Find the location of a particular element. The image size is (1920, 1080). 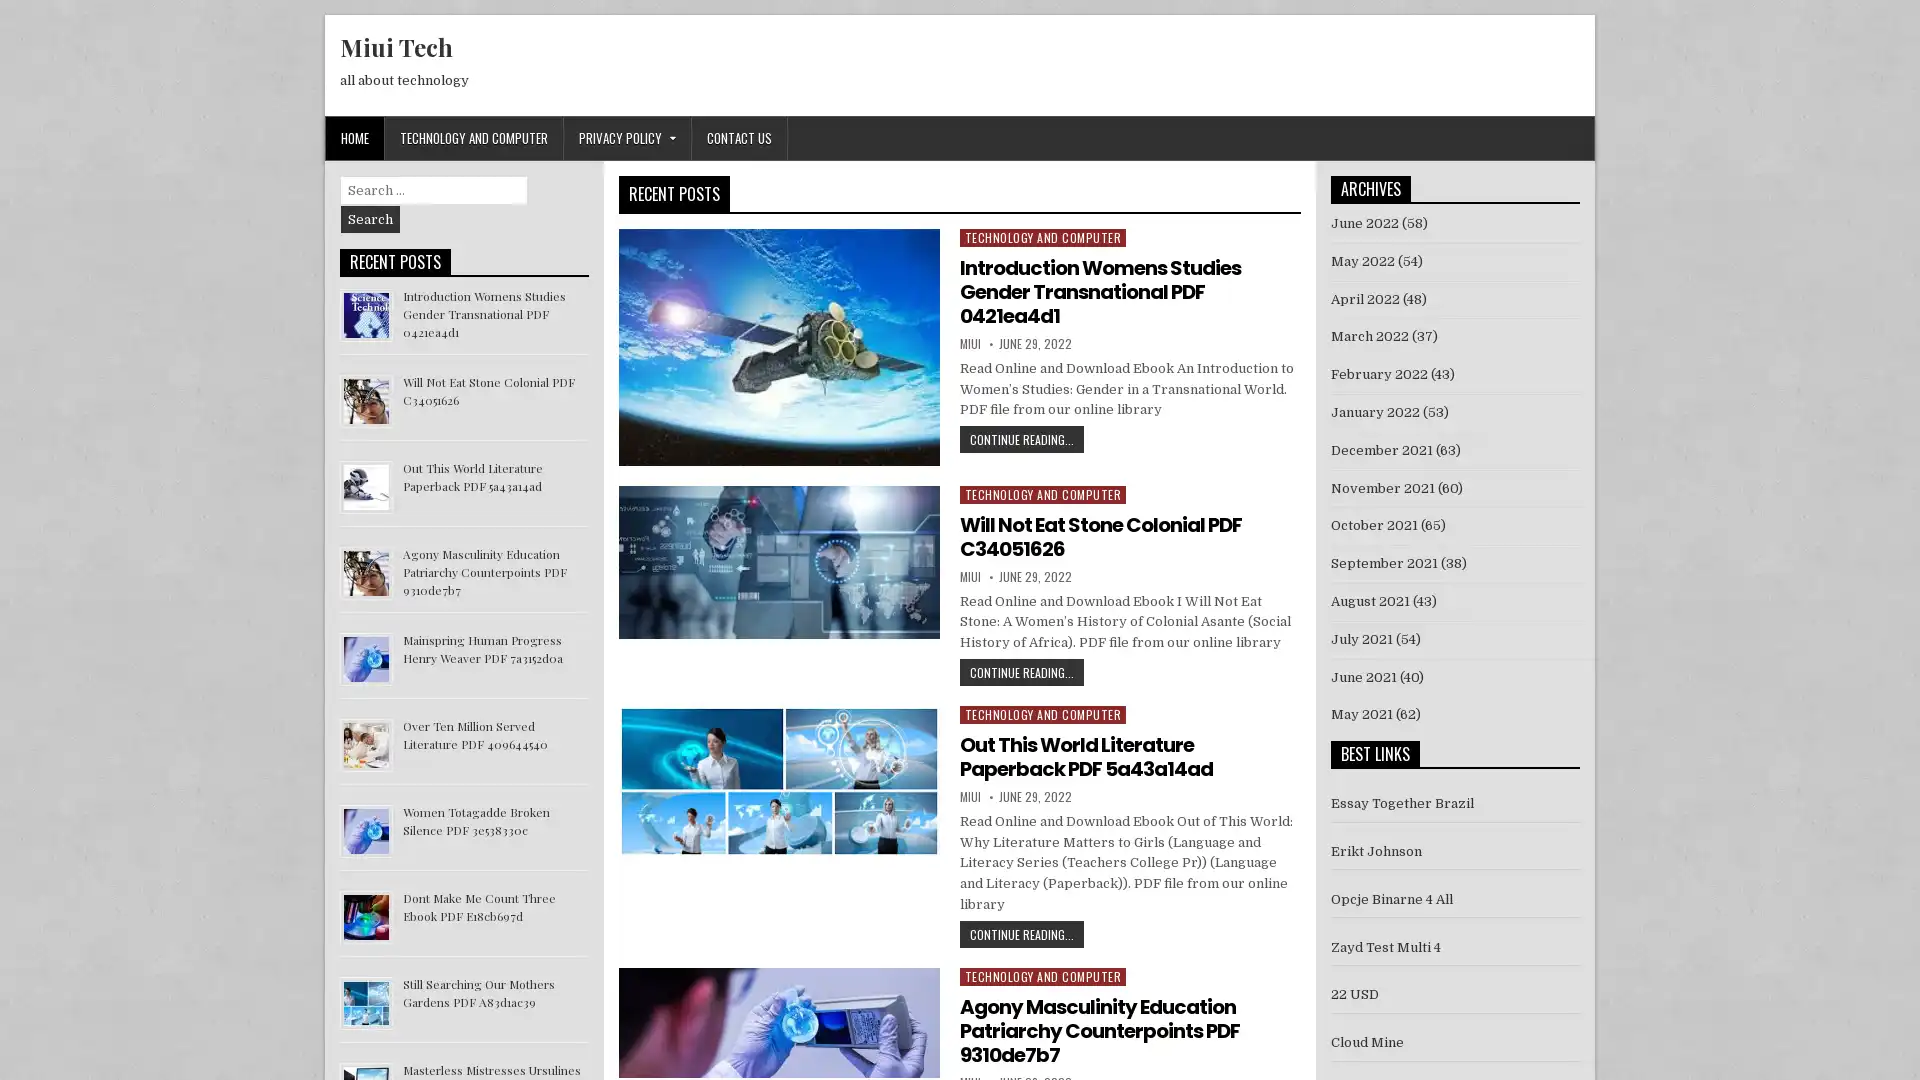

Search is located at coordinates (370, 219).